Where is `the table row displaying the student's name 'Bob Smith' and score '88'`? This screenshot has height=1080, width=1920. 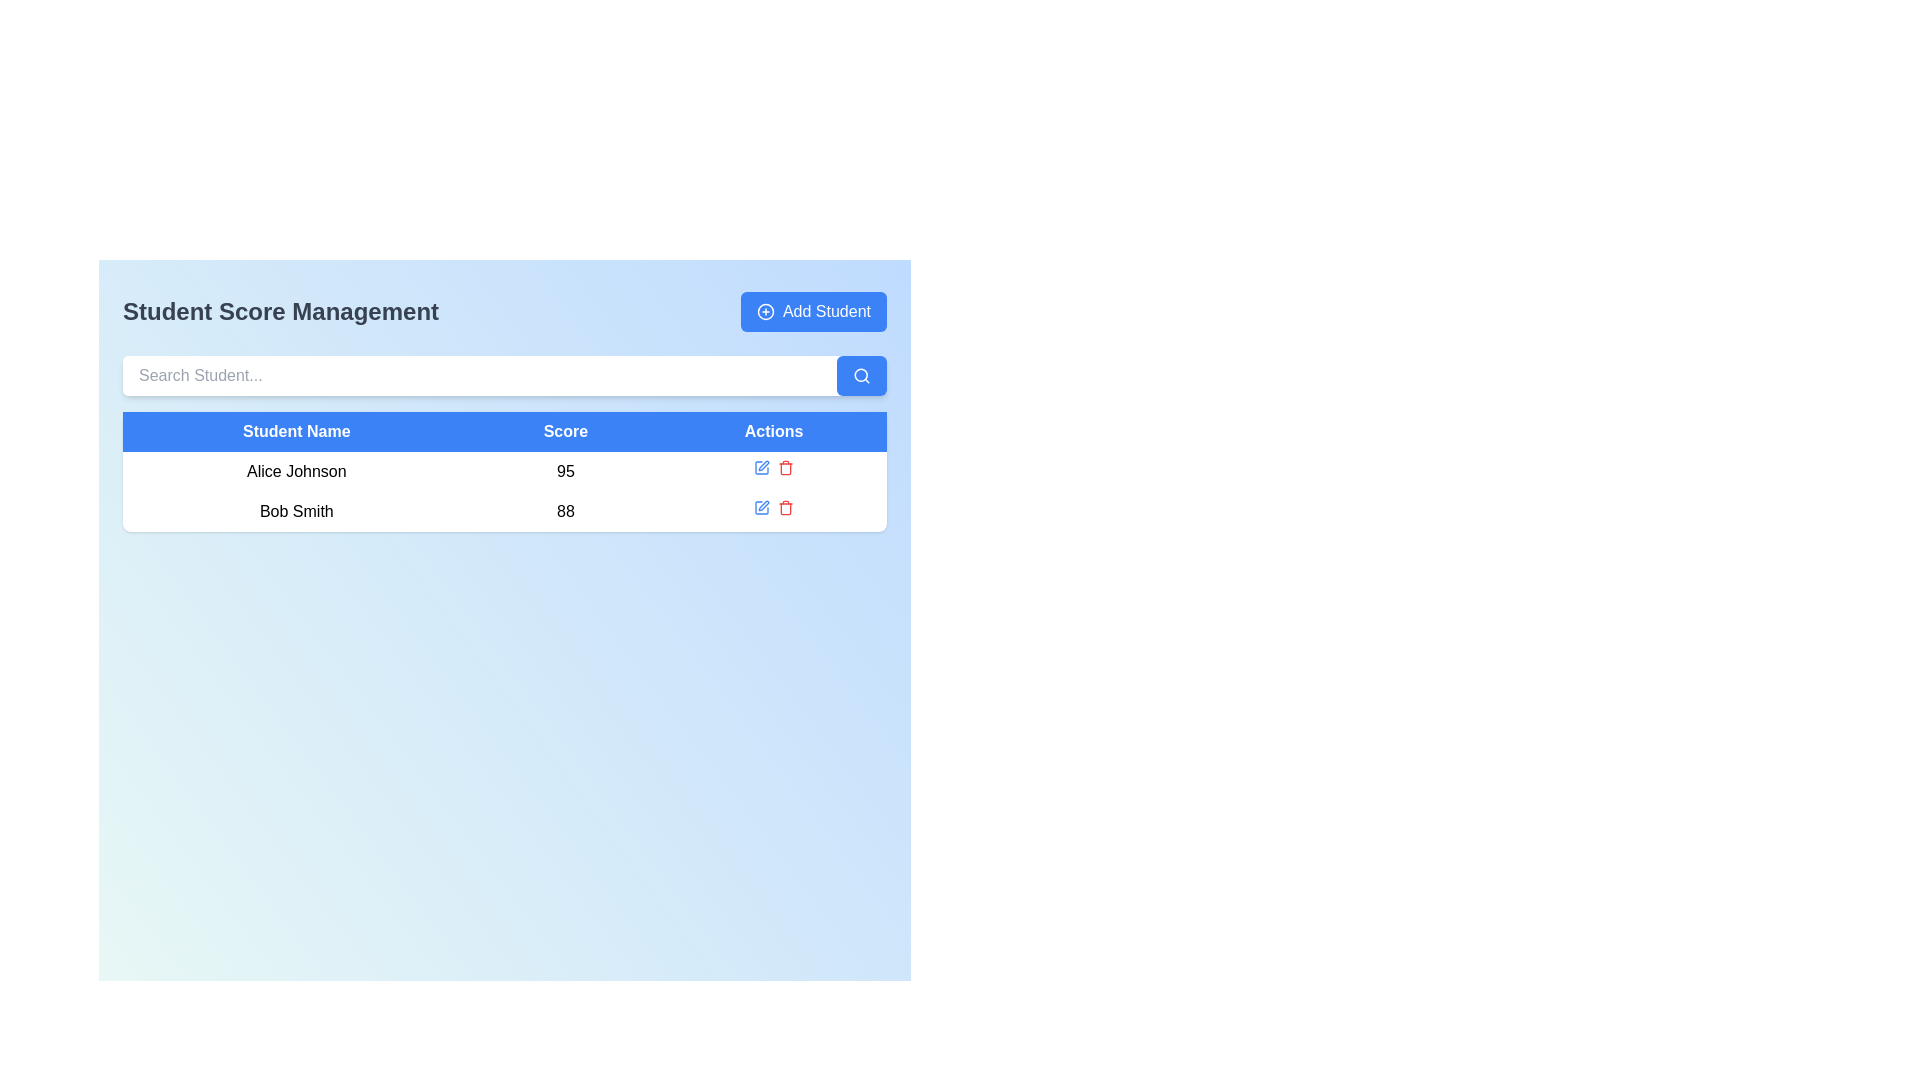
the table row displaying the student's name 'Bob Smith' and score '88' is located at coordinates (504, 511).